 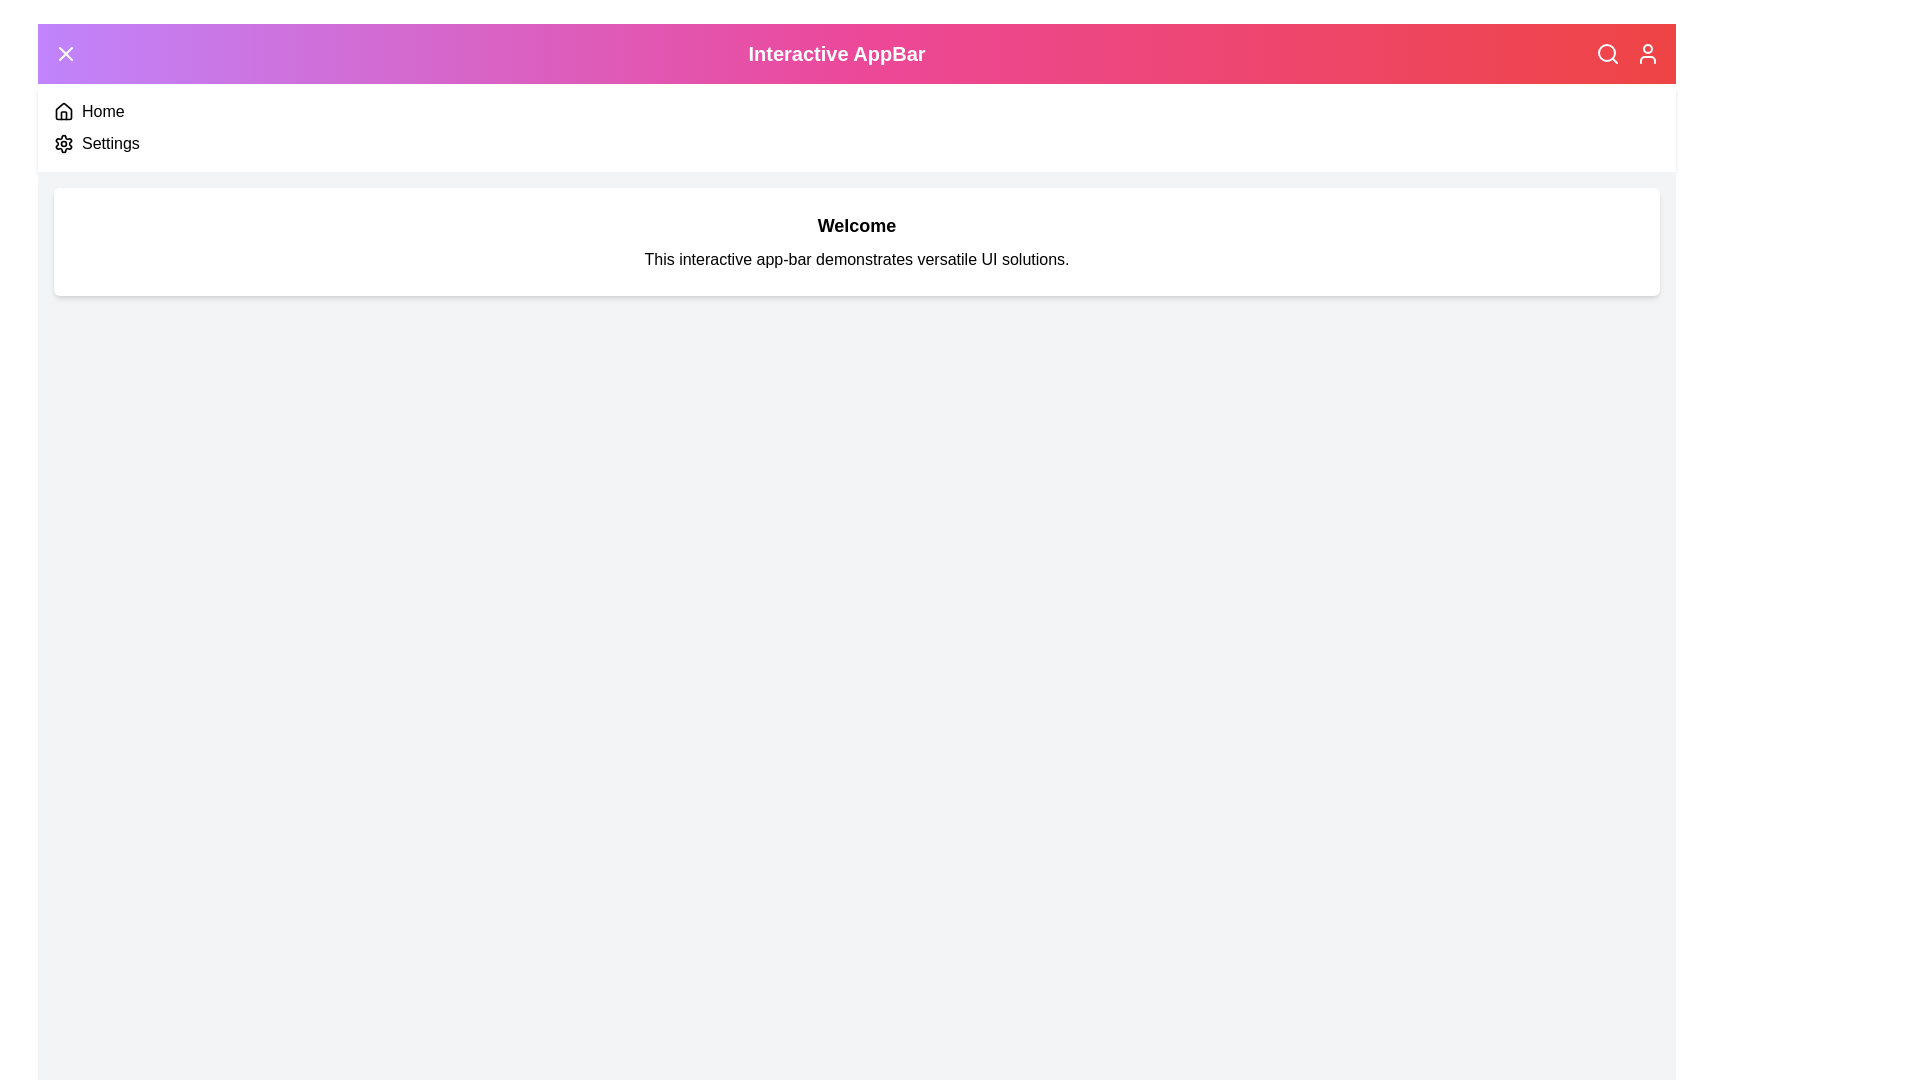 I want to click on the User icon in the AppBar, so click(x=1647, y=53).